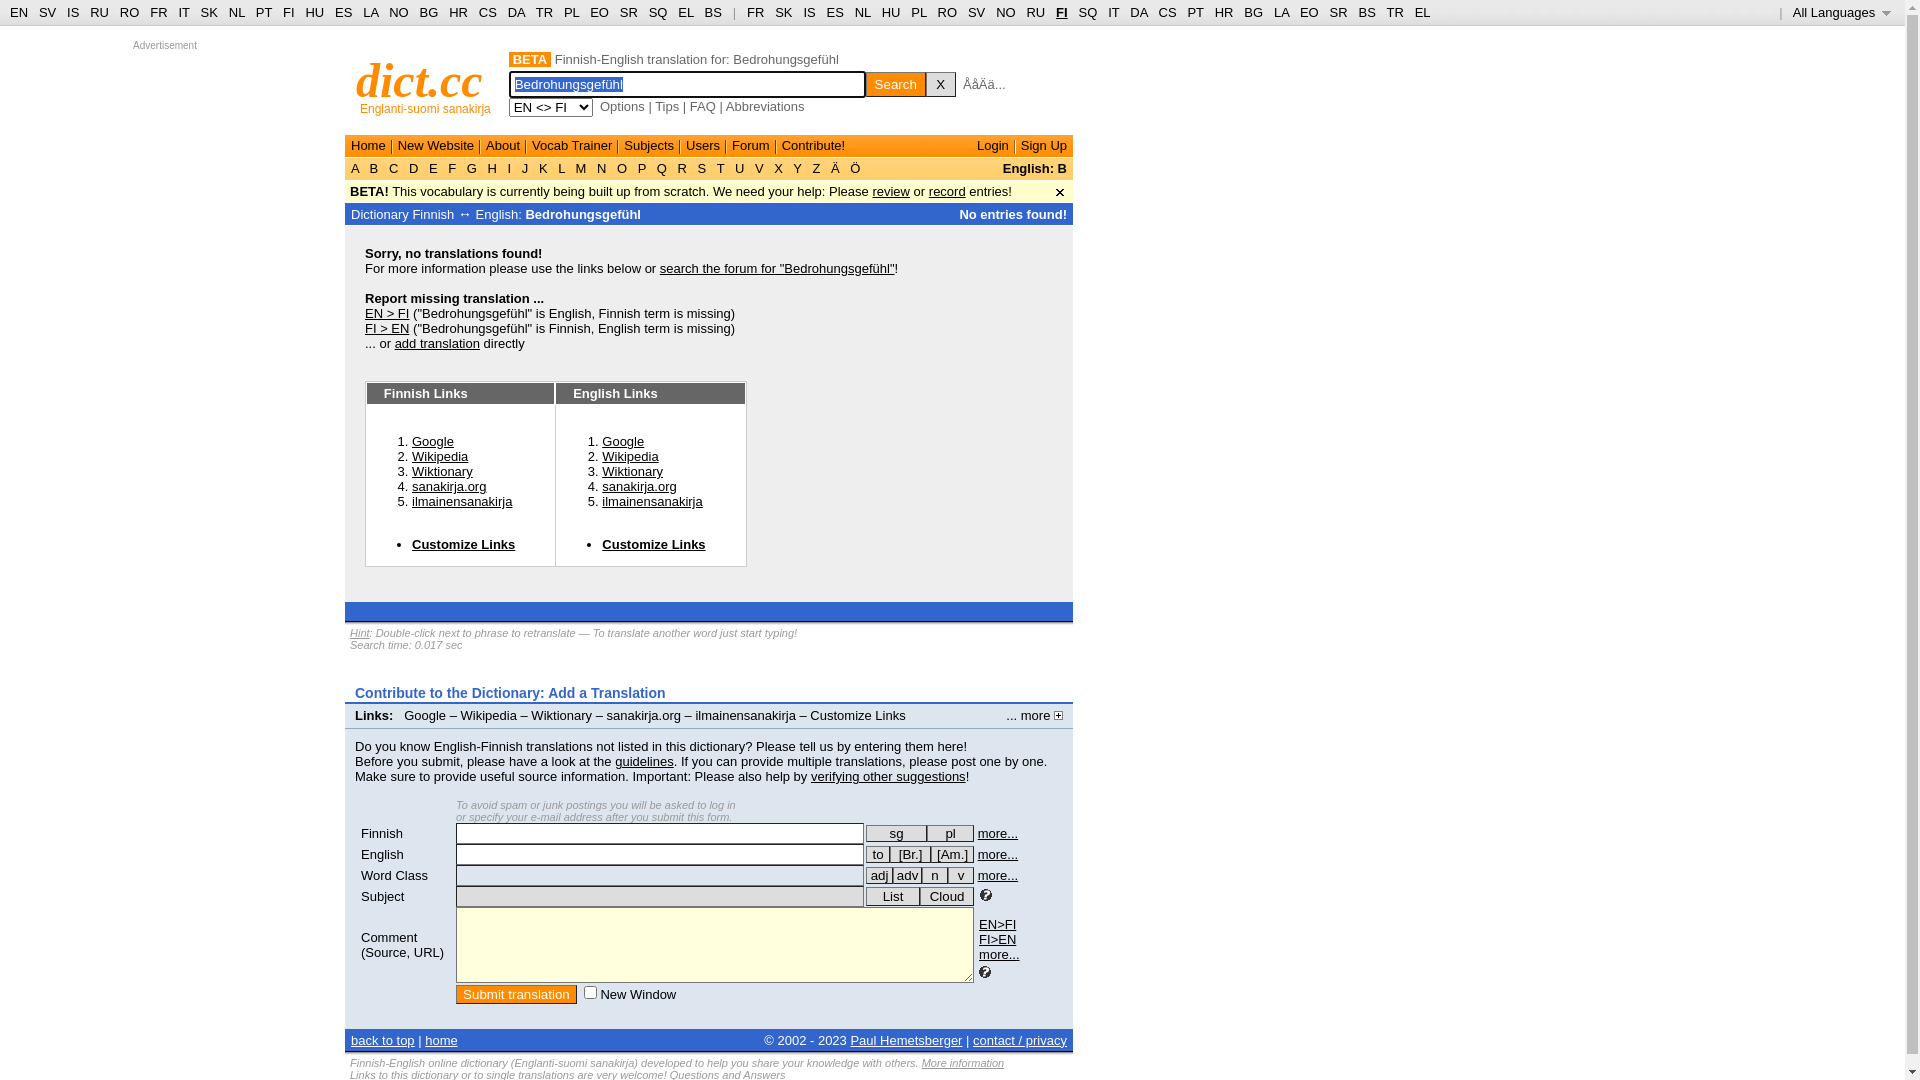  Describe the element at coordinates (1042, 144) in the screenshot. I see `'Sign Up'` at that location.